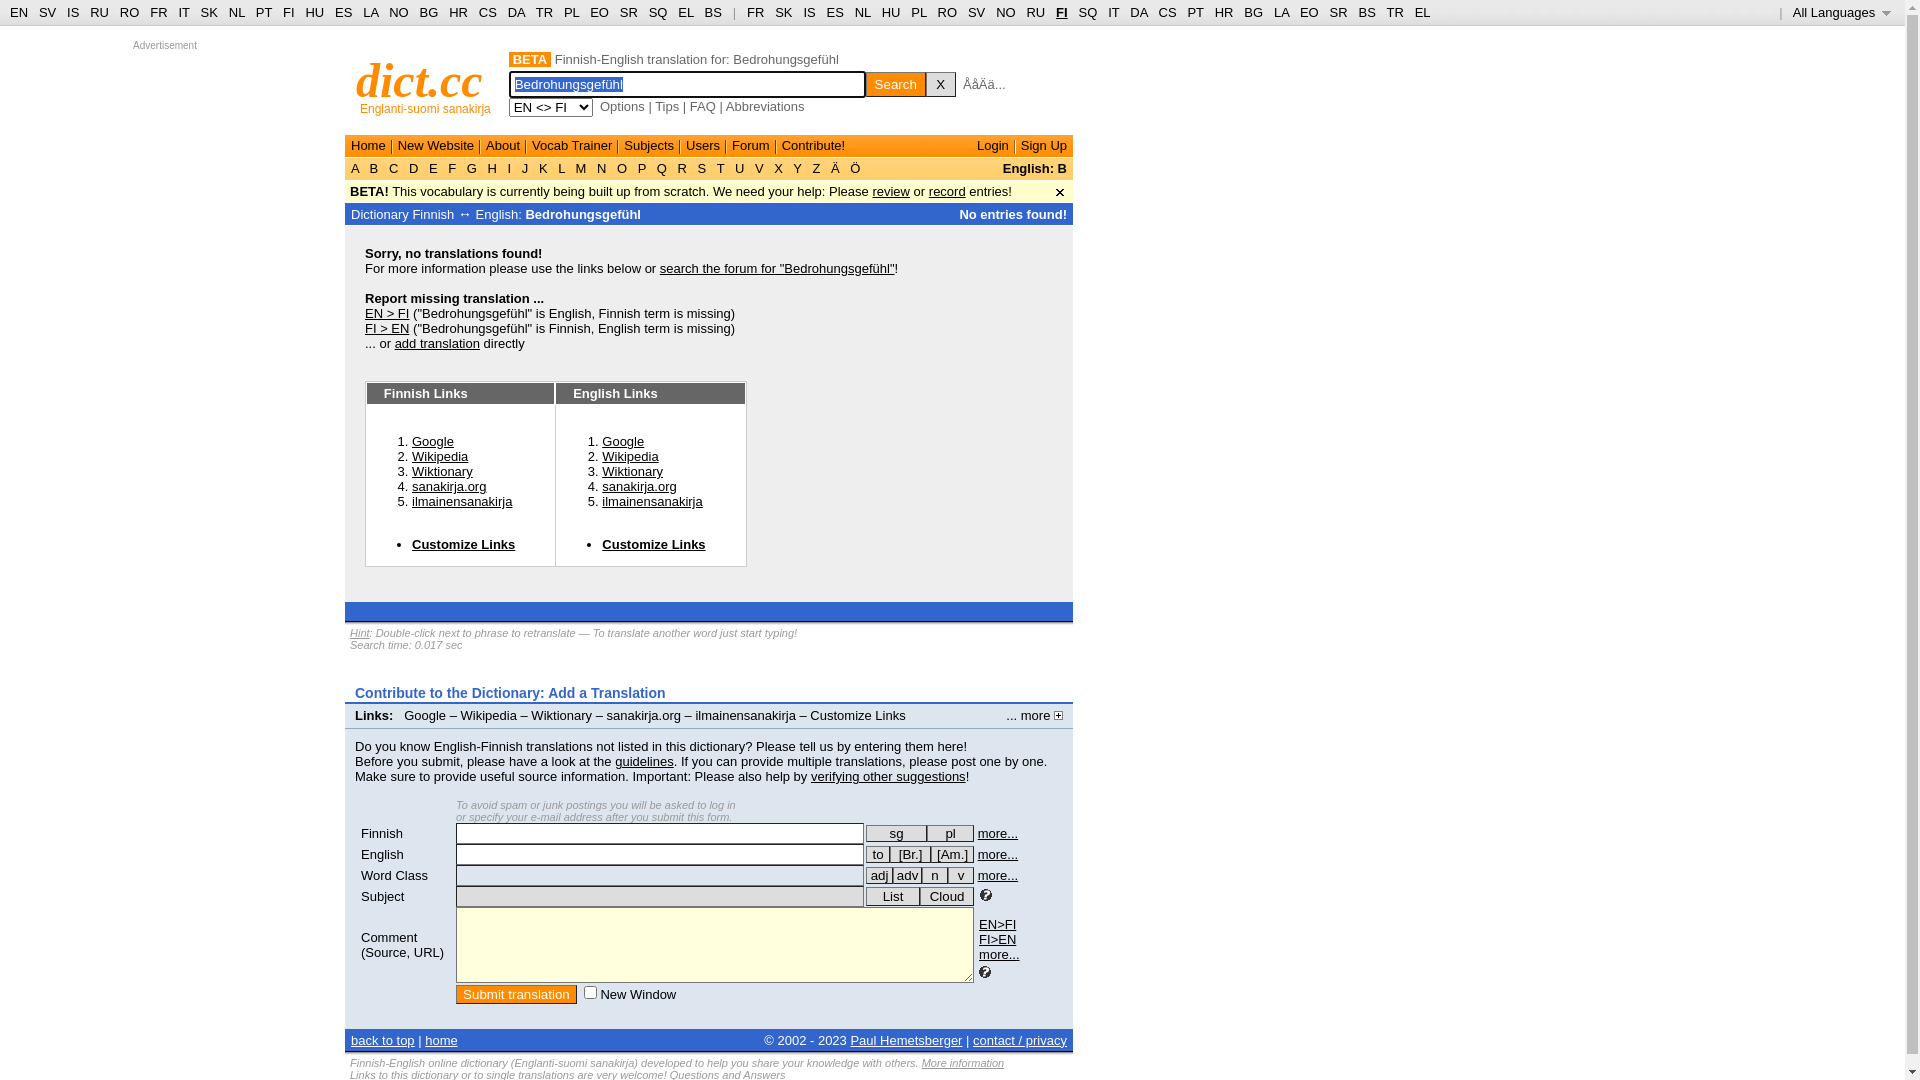  Describe the element at coordinates (1042, 144) in the screenshot. I see `'Sign Up'` at that location.